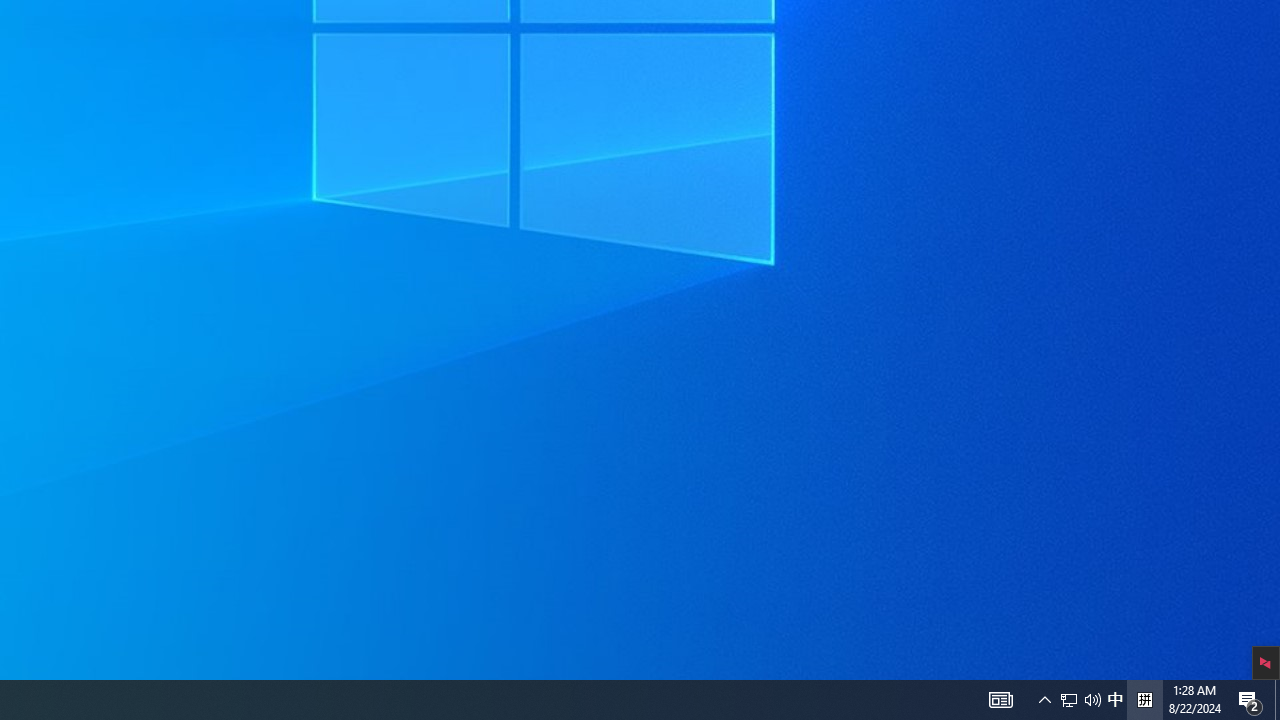  Describe the element at coordinates (1114, 698) in the screenshot. I see `'Tray Input Indicator - Chinese (Simplified, China)'` at that location.